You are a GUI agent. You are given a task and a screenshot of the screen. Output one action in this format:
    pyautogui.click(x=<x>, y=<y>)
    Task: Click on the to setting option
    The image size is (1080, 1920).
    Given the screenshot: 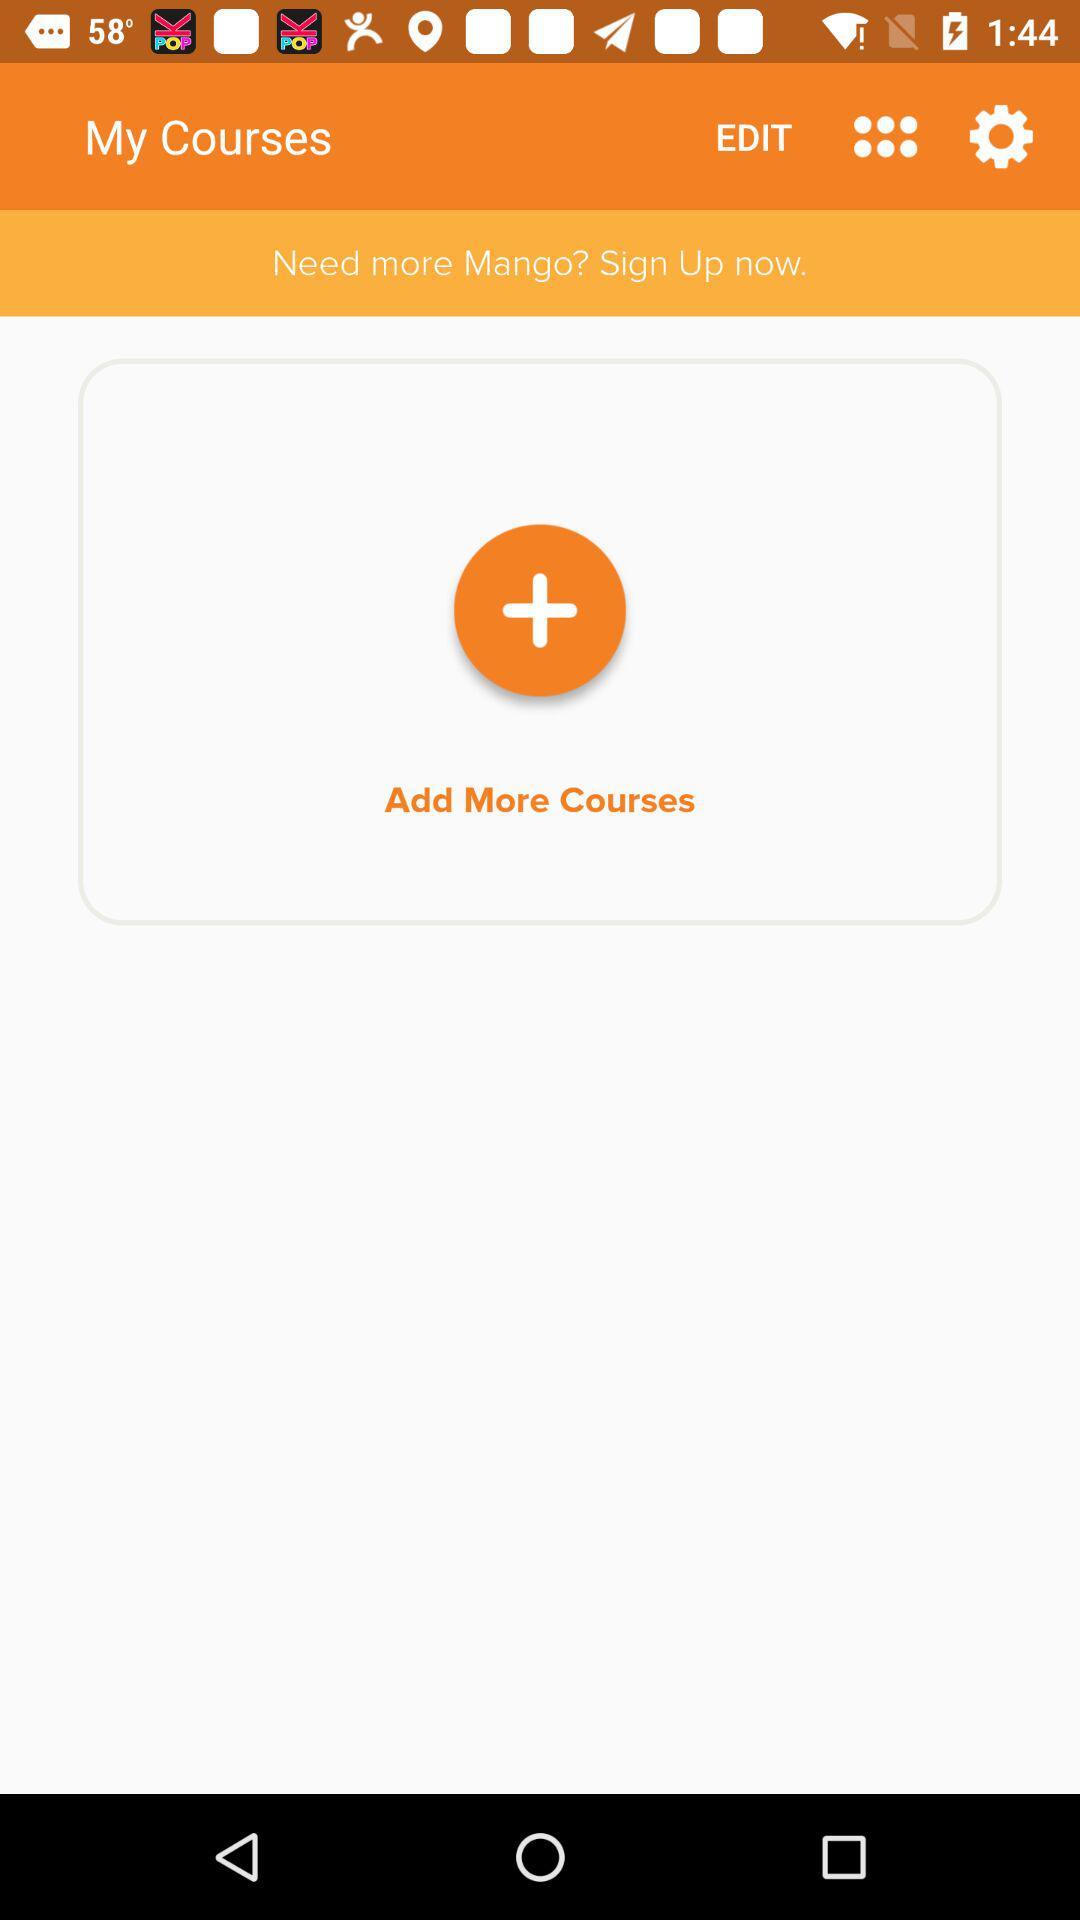 What is the action you would take?
    pyautogui.click(x=1001, y=135)
    